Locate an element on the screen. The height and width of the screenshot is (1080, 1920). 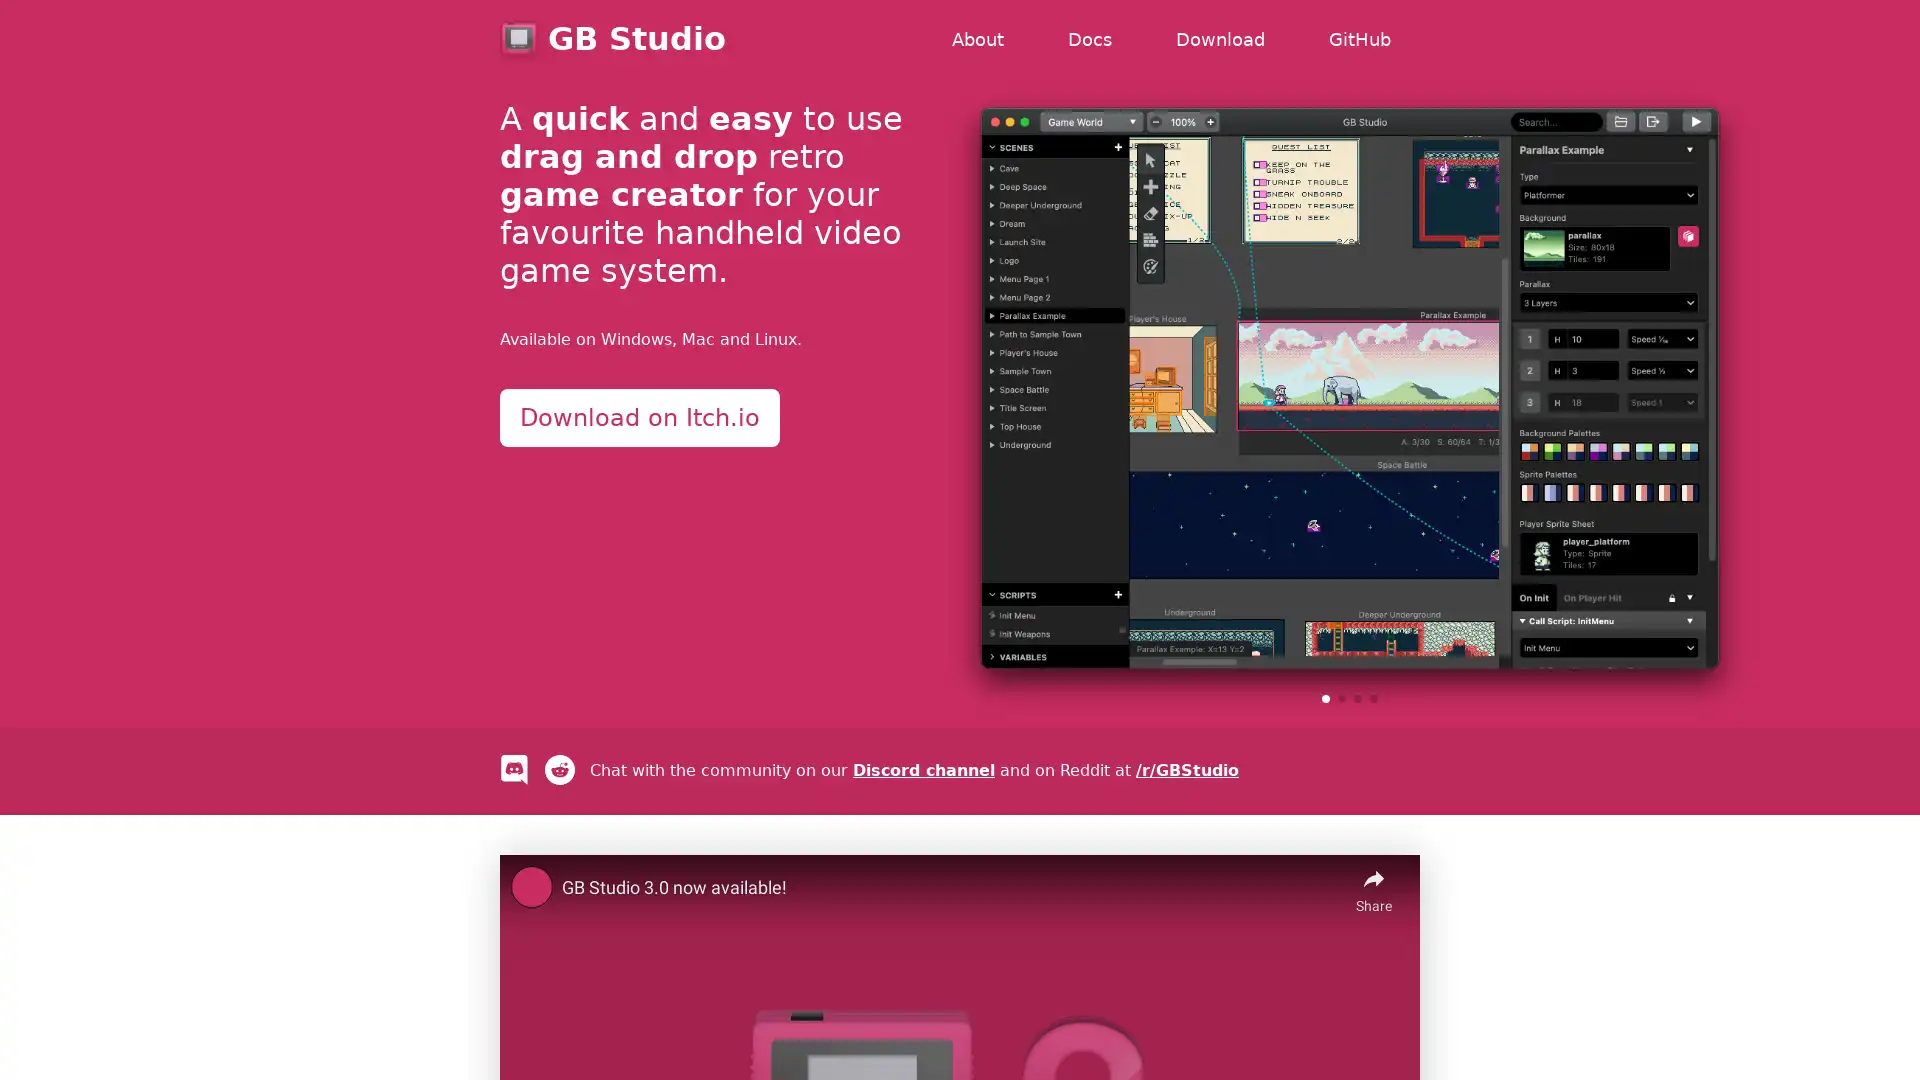
Go to slide 2 is located at coordinates (1342, 697).